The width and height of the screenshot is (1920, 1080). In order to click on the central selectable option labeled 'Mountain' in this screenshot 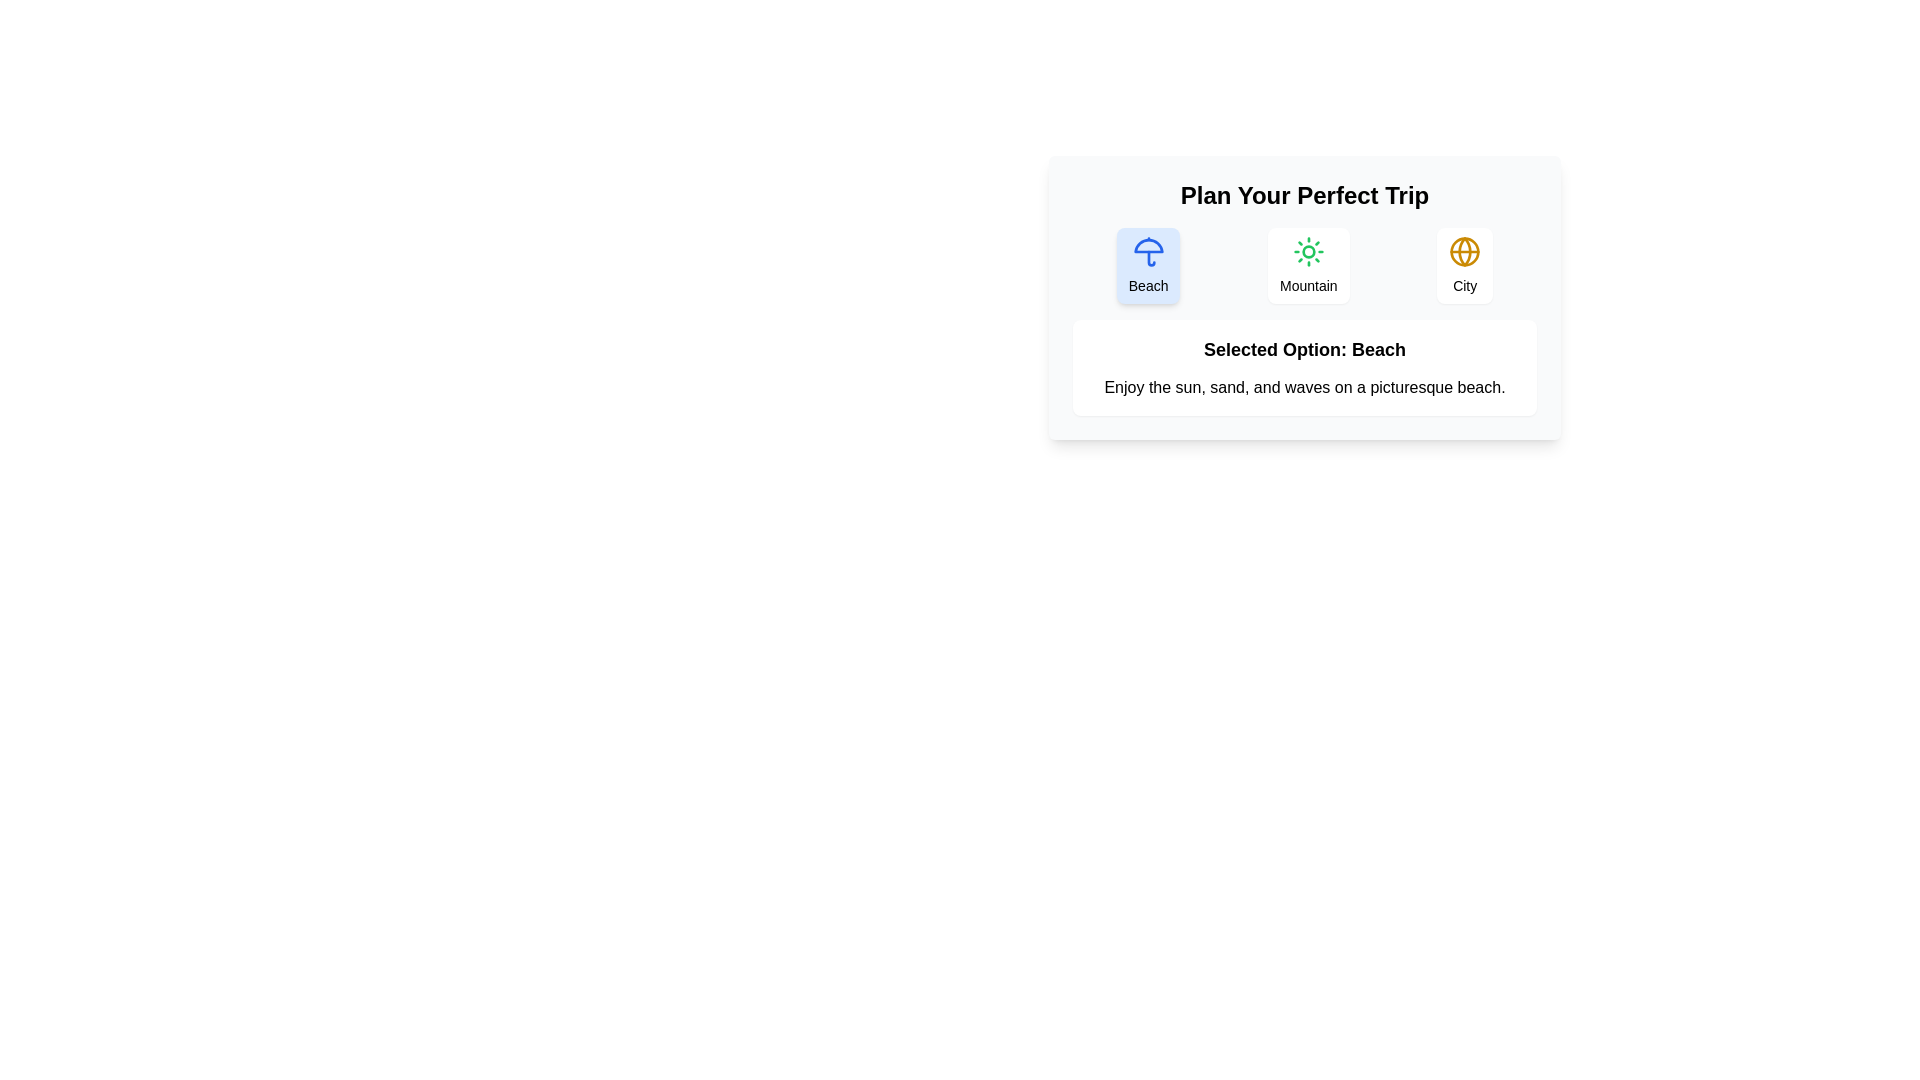, I will do `click(1308, 265)`.